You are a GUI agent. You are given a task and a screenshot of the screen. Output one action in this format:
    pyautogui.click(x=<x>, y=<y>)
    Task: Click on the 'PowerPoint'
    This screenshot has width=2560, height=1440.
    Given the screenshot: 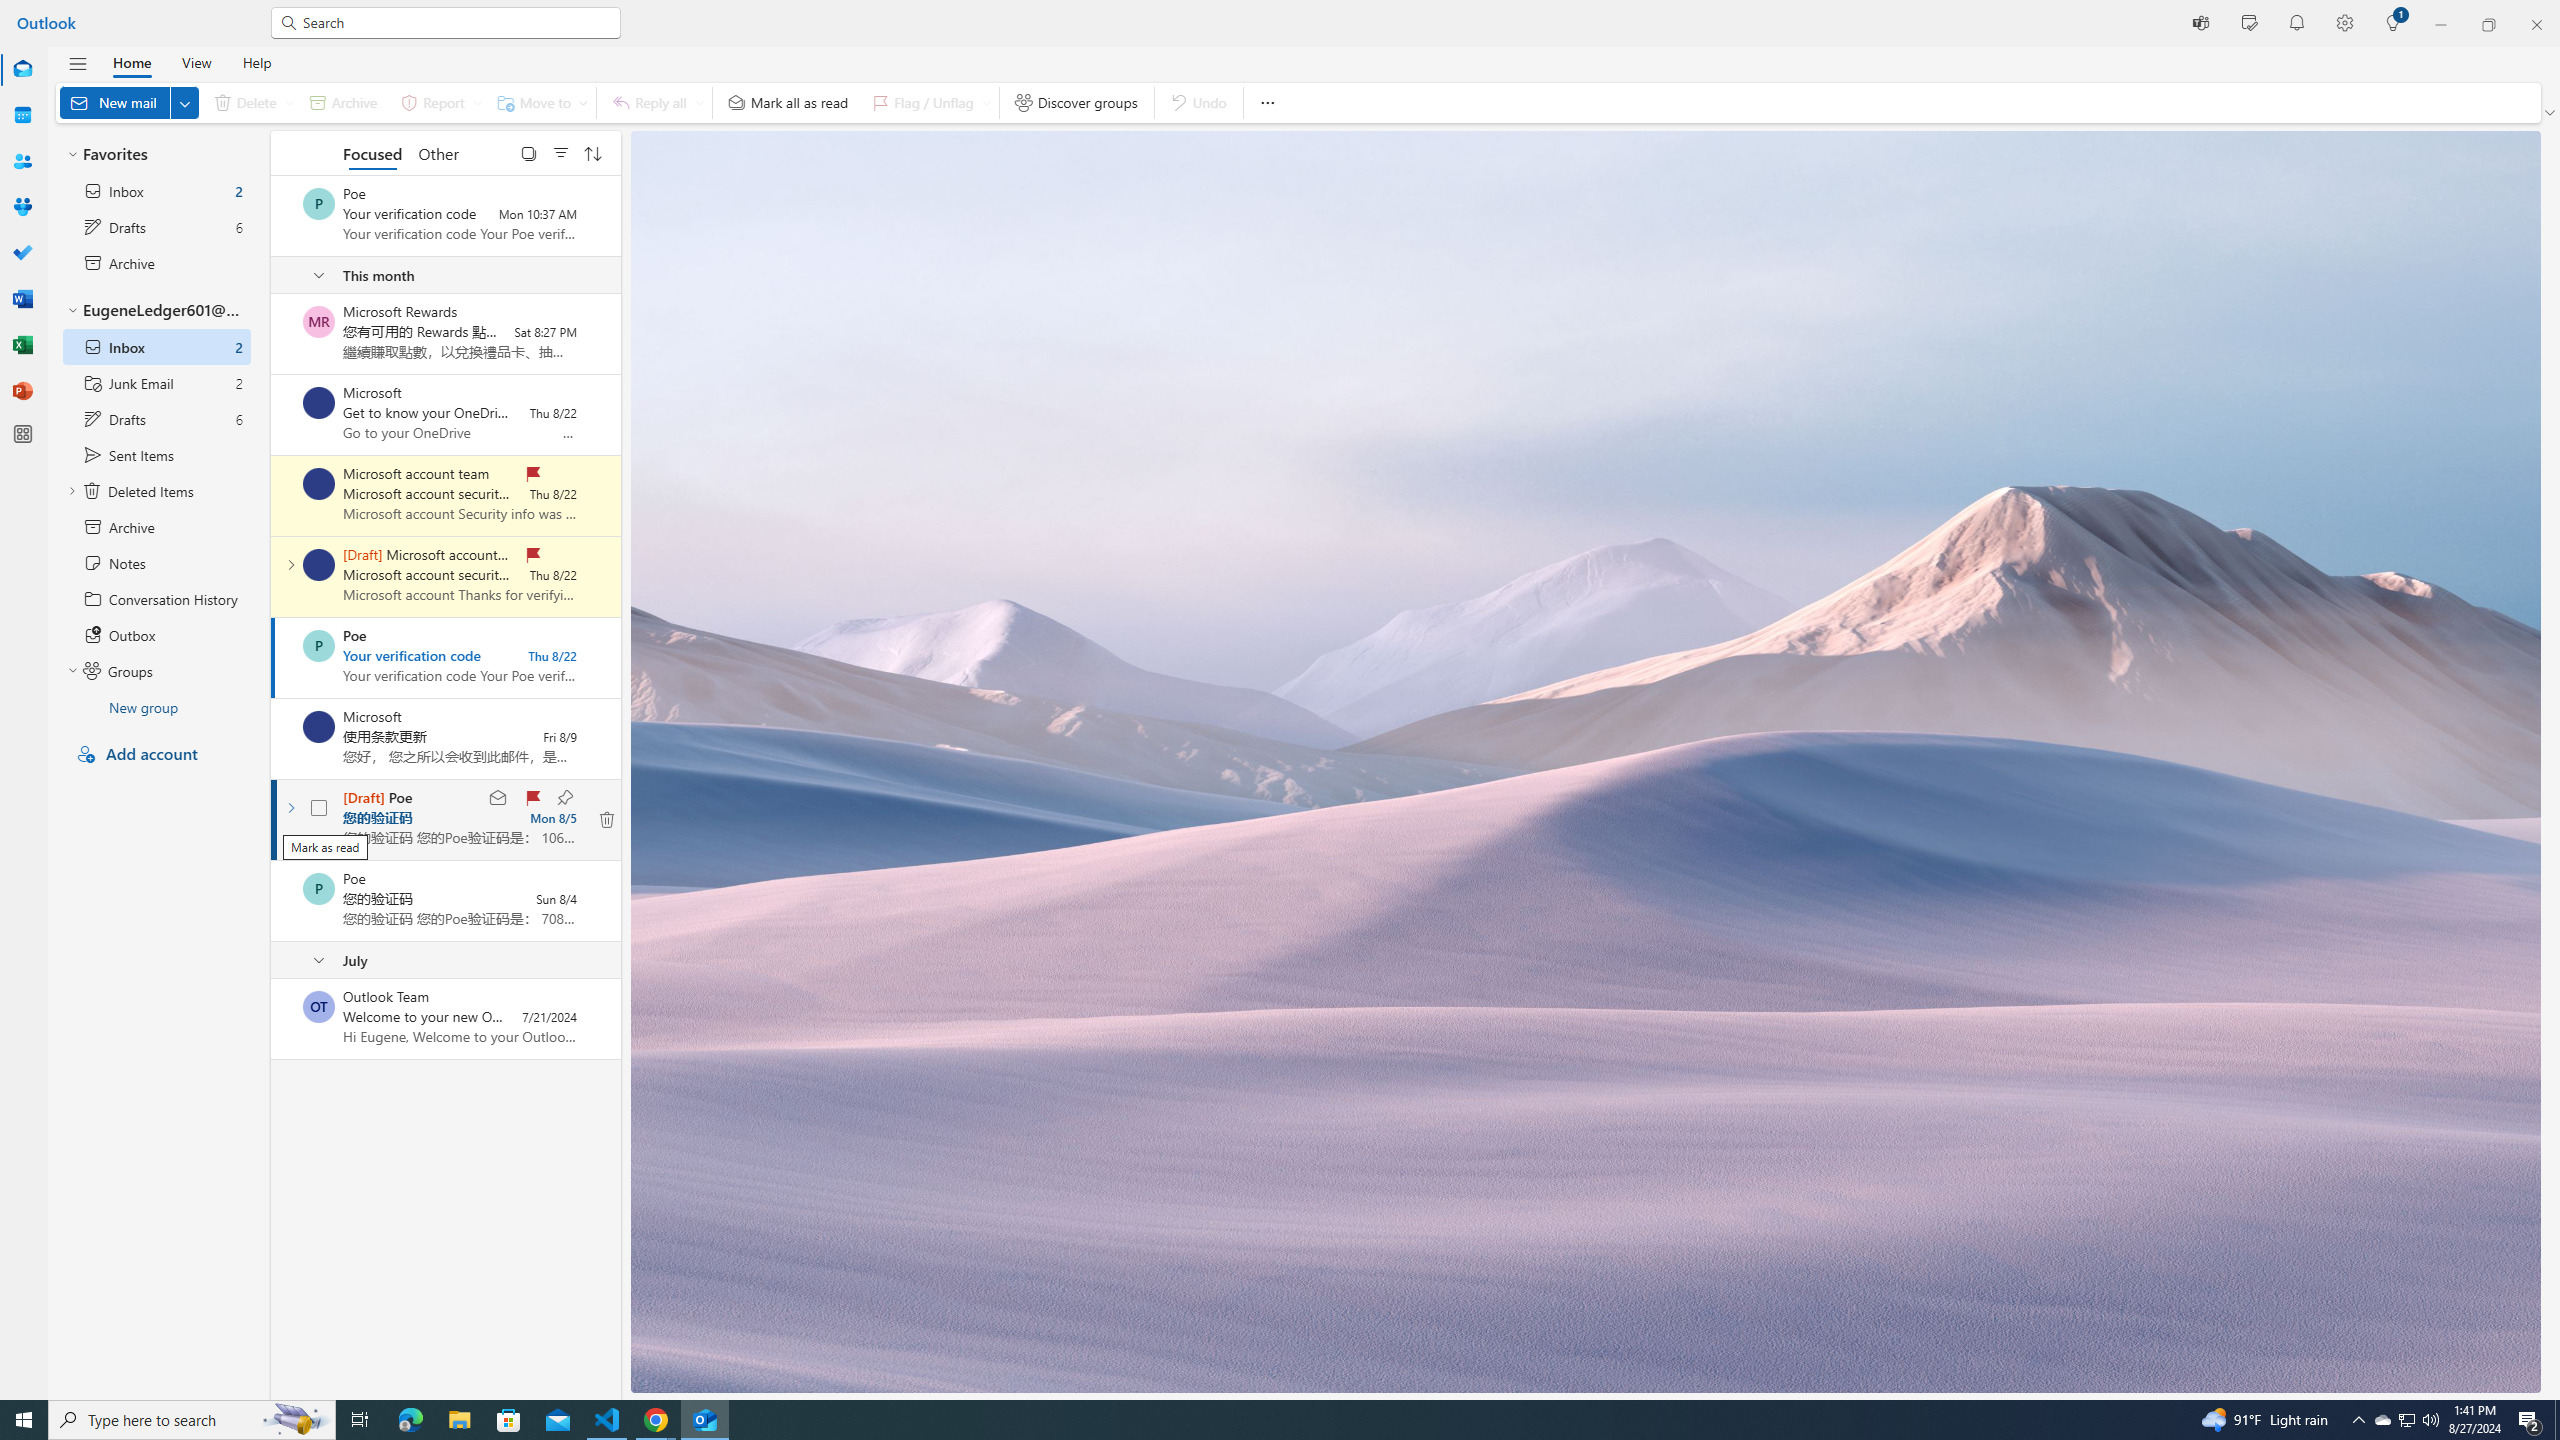 What is the action you would take?
    pyautogui.click(x=23, y=390)
    